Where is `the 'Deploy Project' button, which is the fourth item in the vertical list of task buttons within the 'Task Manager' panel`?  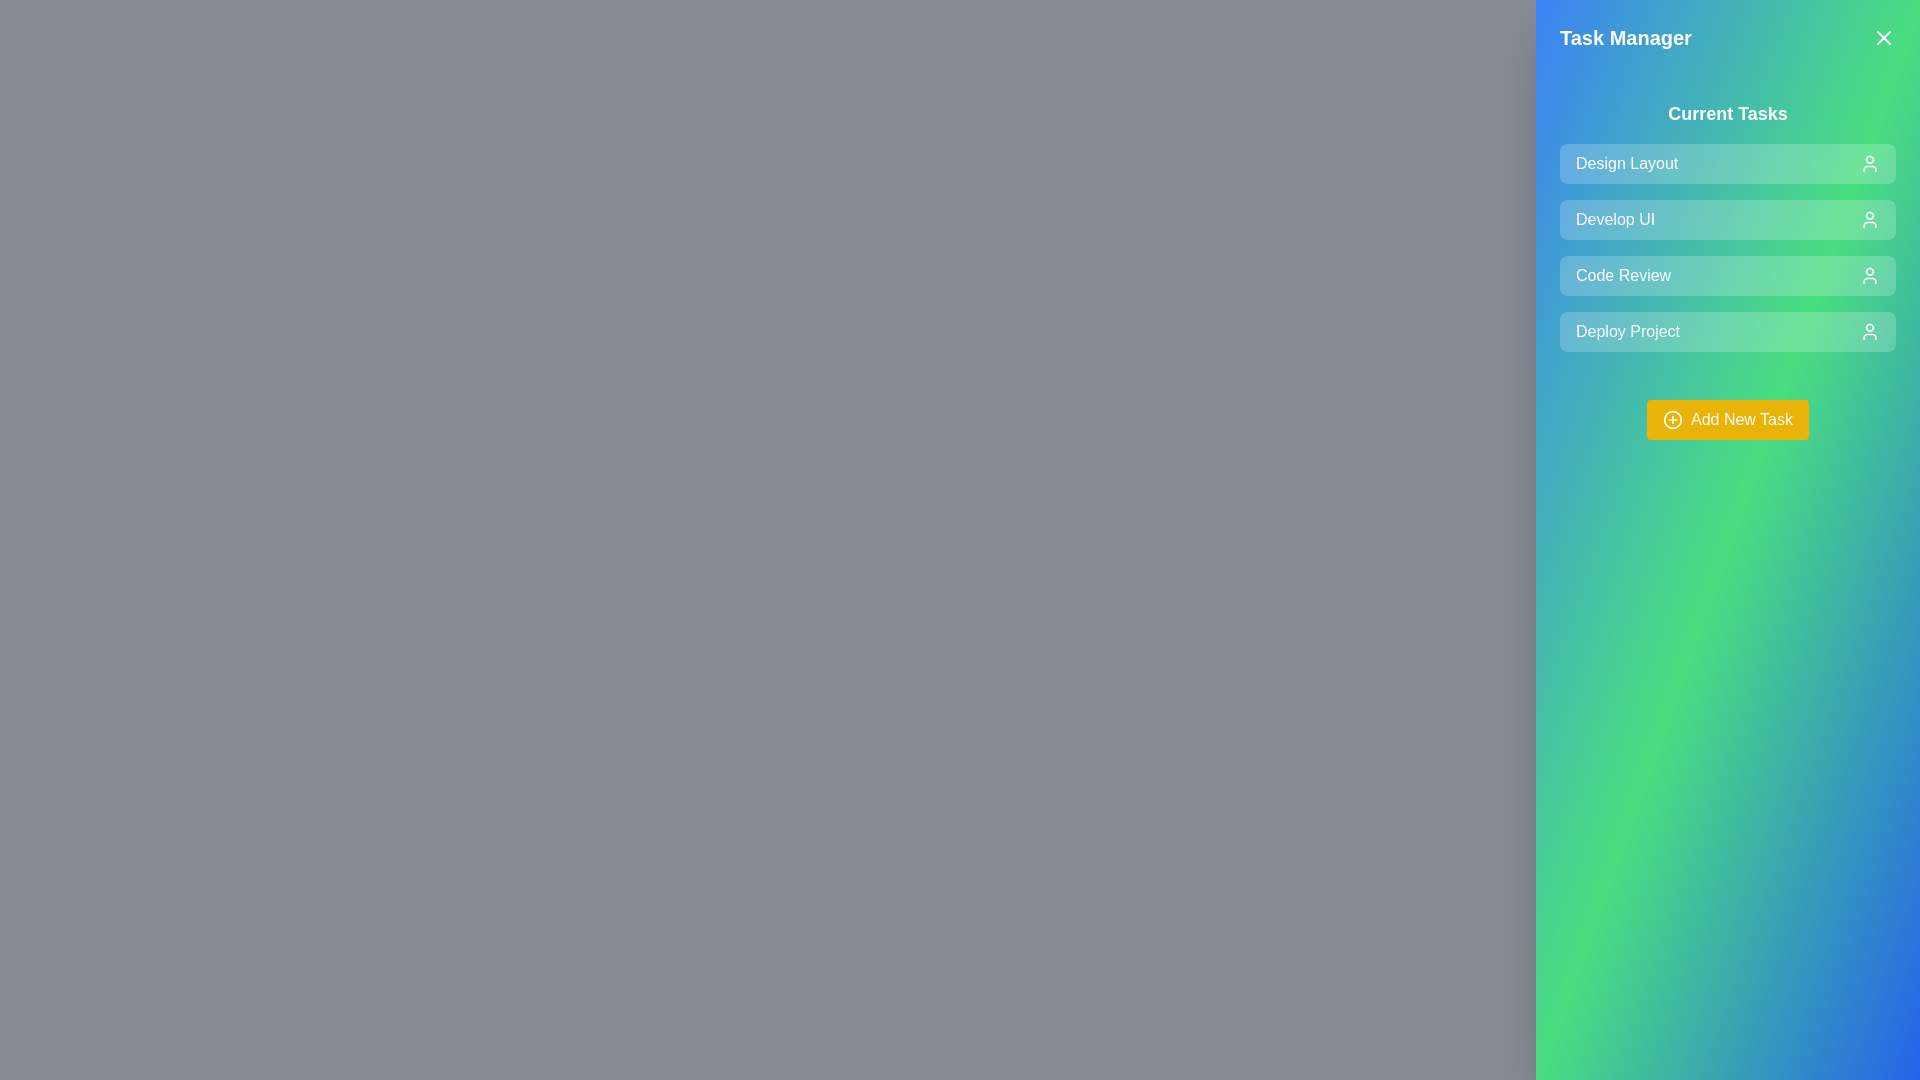 the 'Deploy Project' button, which is the fourth item in the vertical list of task buttons within the 'Task Manager' panel is located at coordinates (1727, 330).